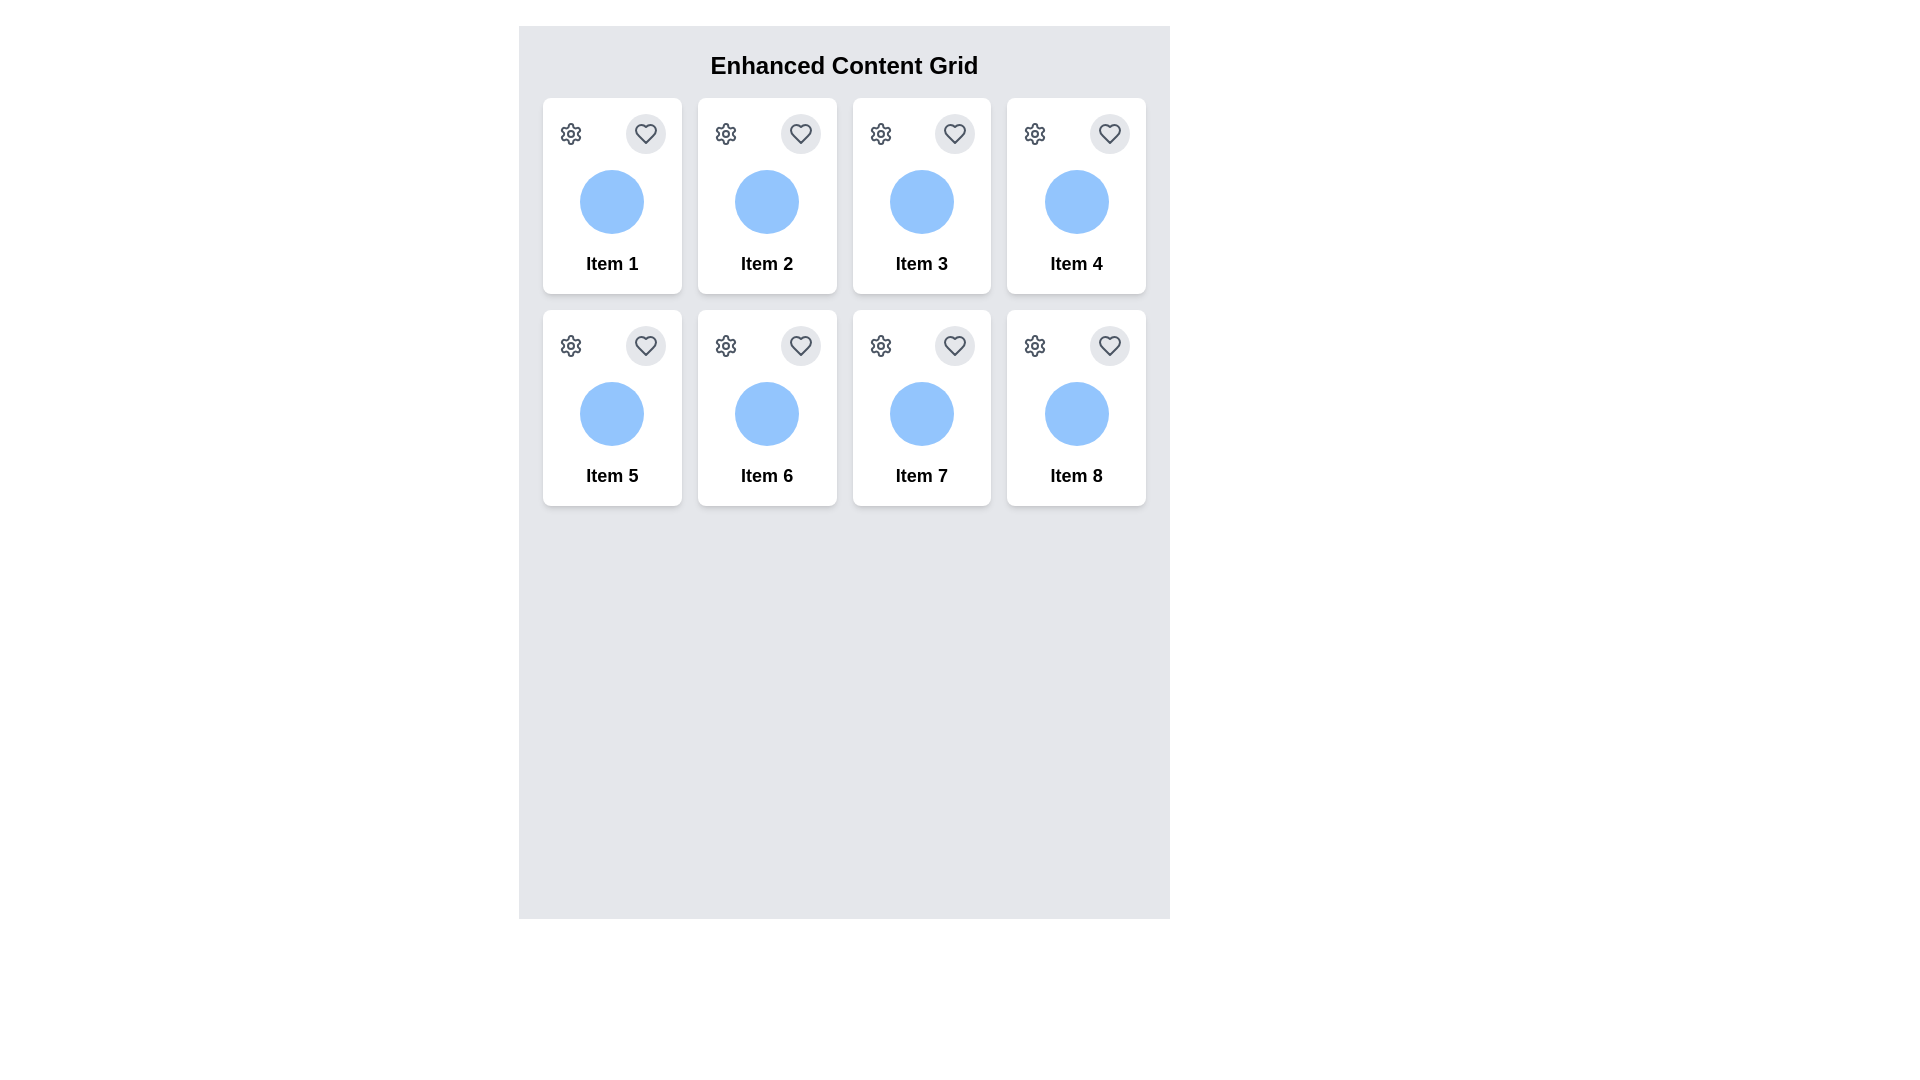 This screenshot has height=1080, width=1920. What do you see at coordinates (611, 262) in the screenshot?
I see `text label 'Item 1' which is styled with center alignment and bold font, located in the bottom section of the first card in the first row of a 2x4 grid layout` at bounding box center [611, 262].